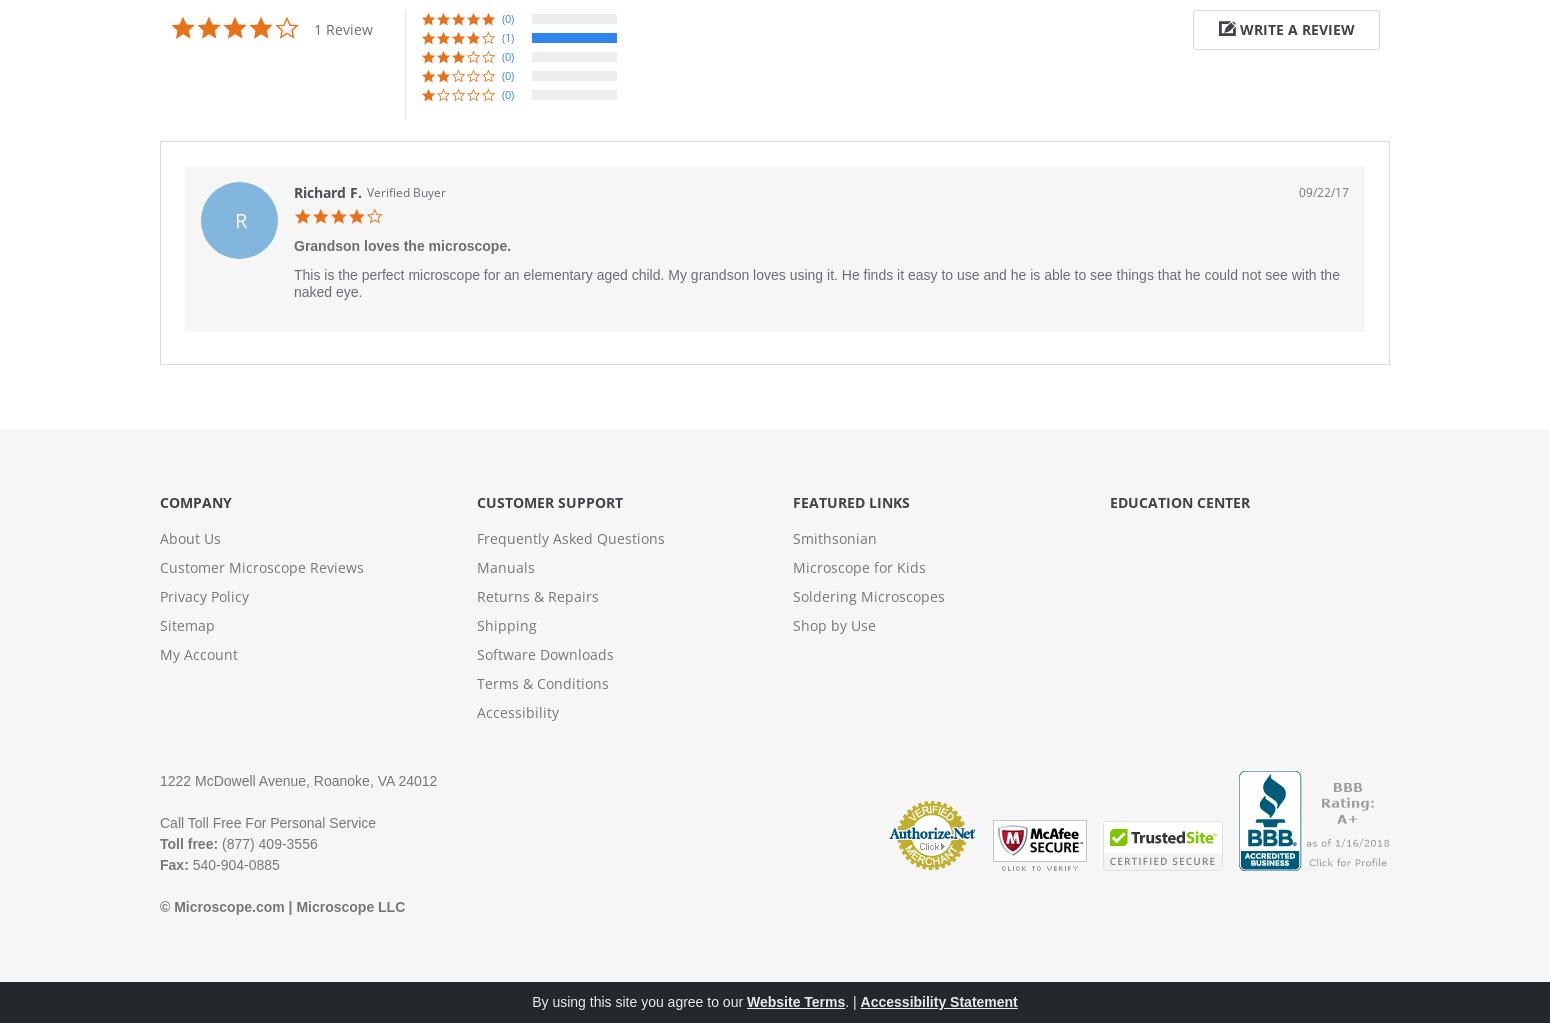 This screenshot has width=1550, height=1023. I want to click on 'Education Center', so click(1178, 501).